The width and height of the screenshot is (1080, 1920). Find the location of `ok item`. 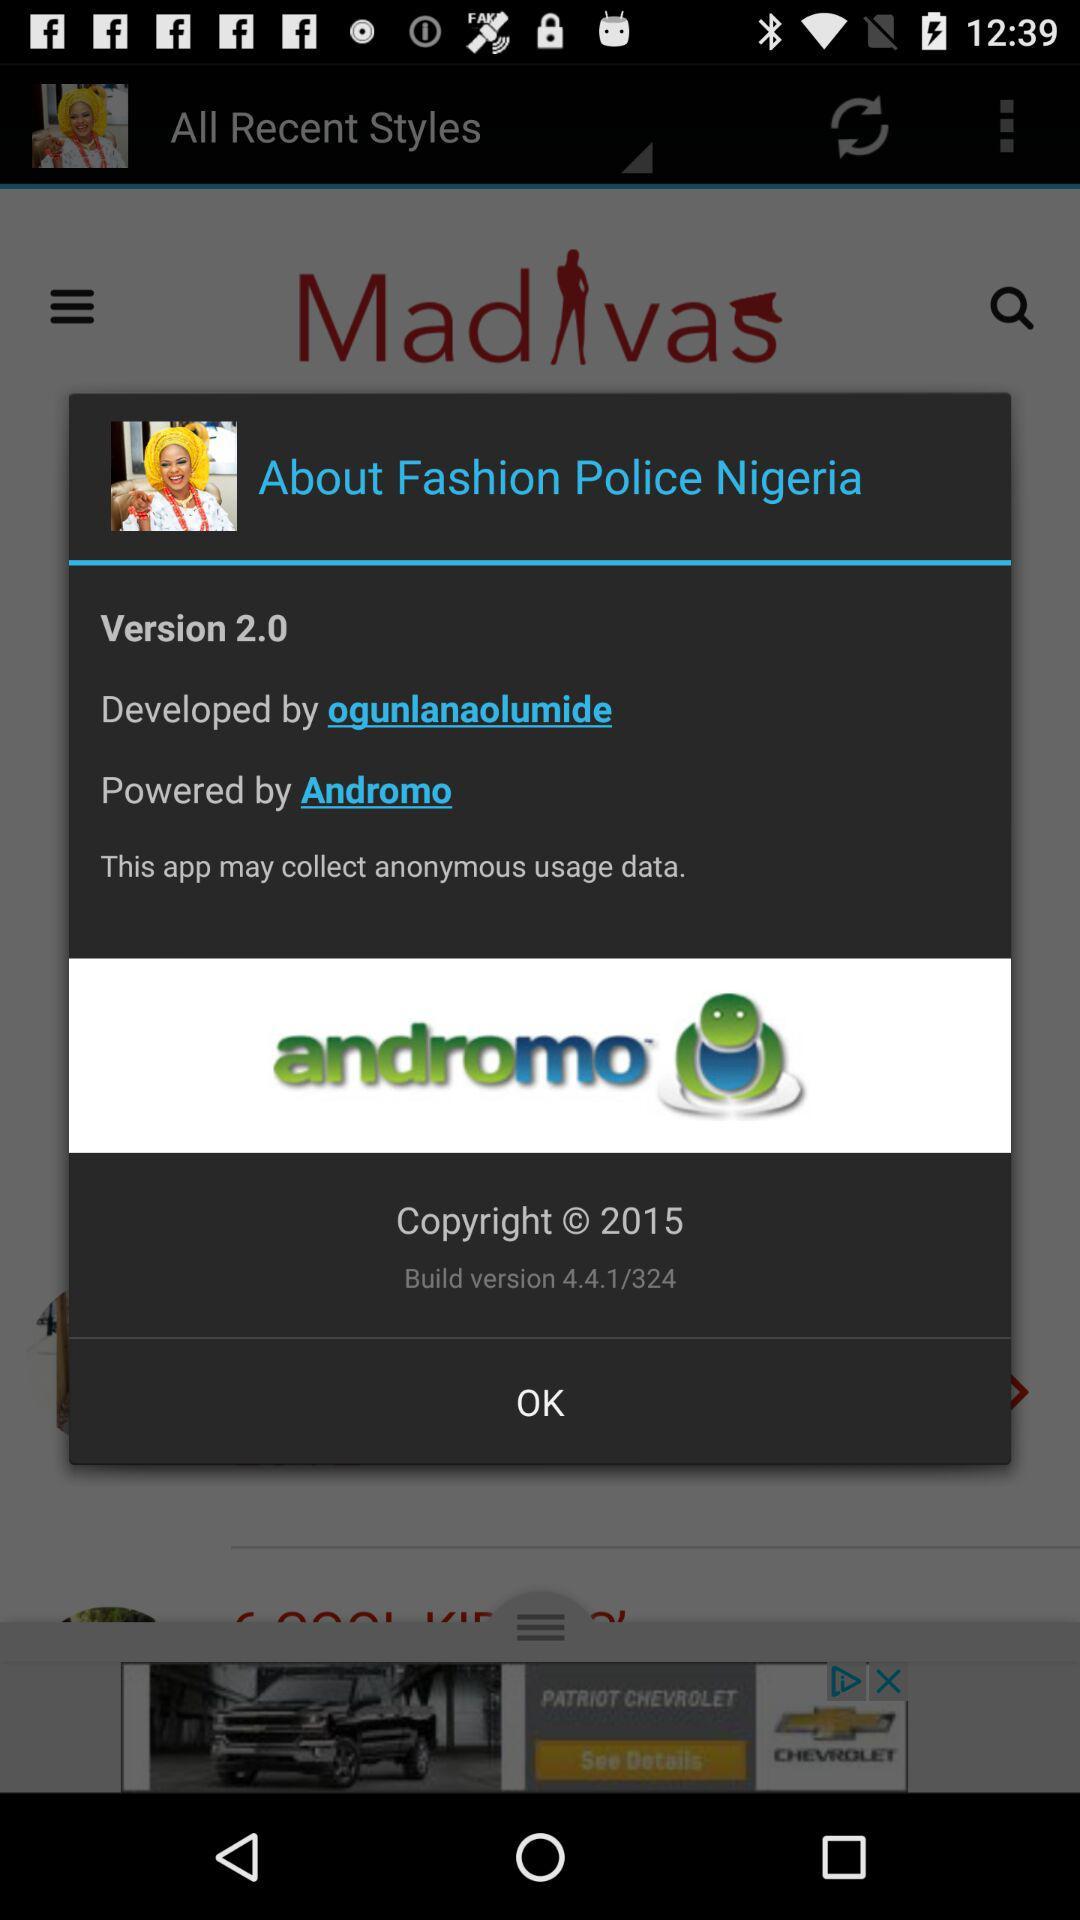

ok item is located at coordinates (540, 1400).